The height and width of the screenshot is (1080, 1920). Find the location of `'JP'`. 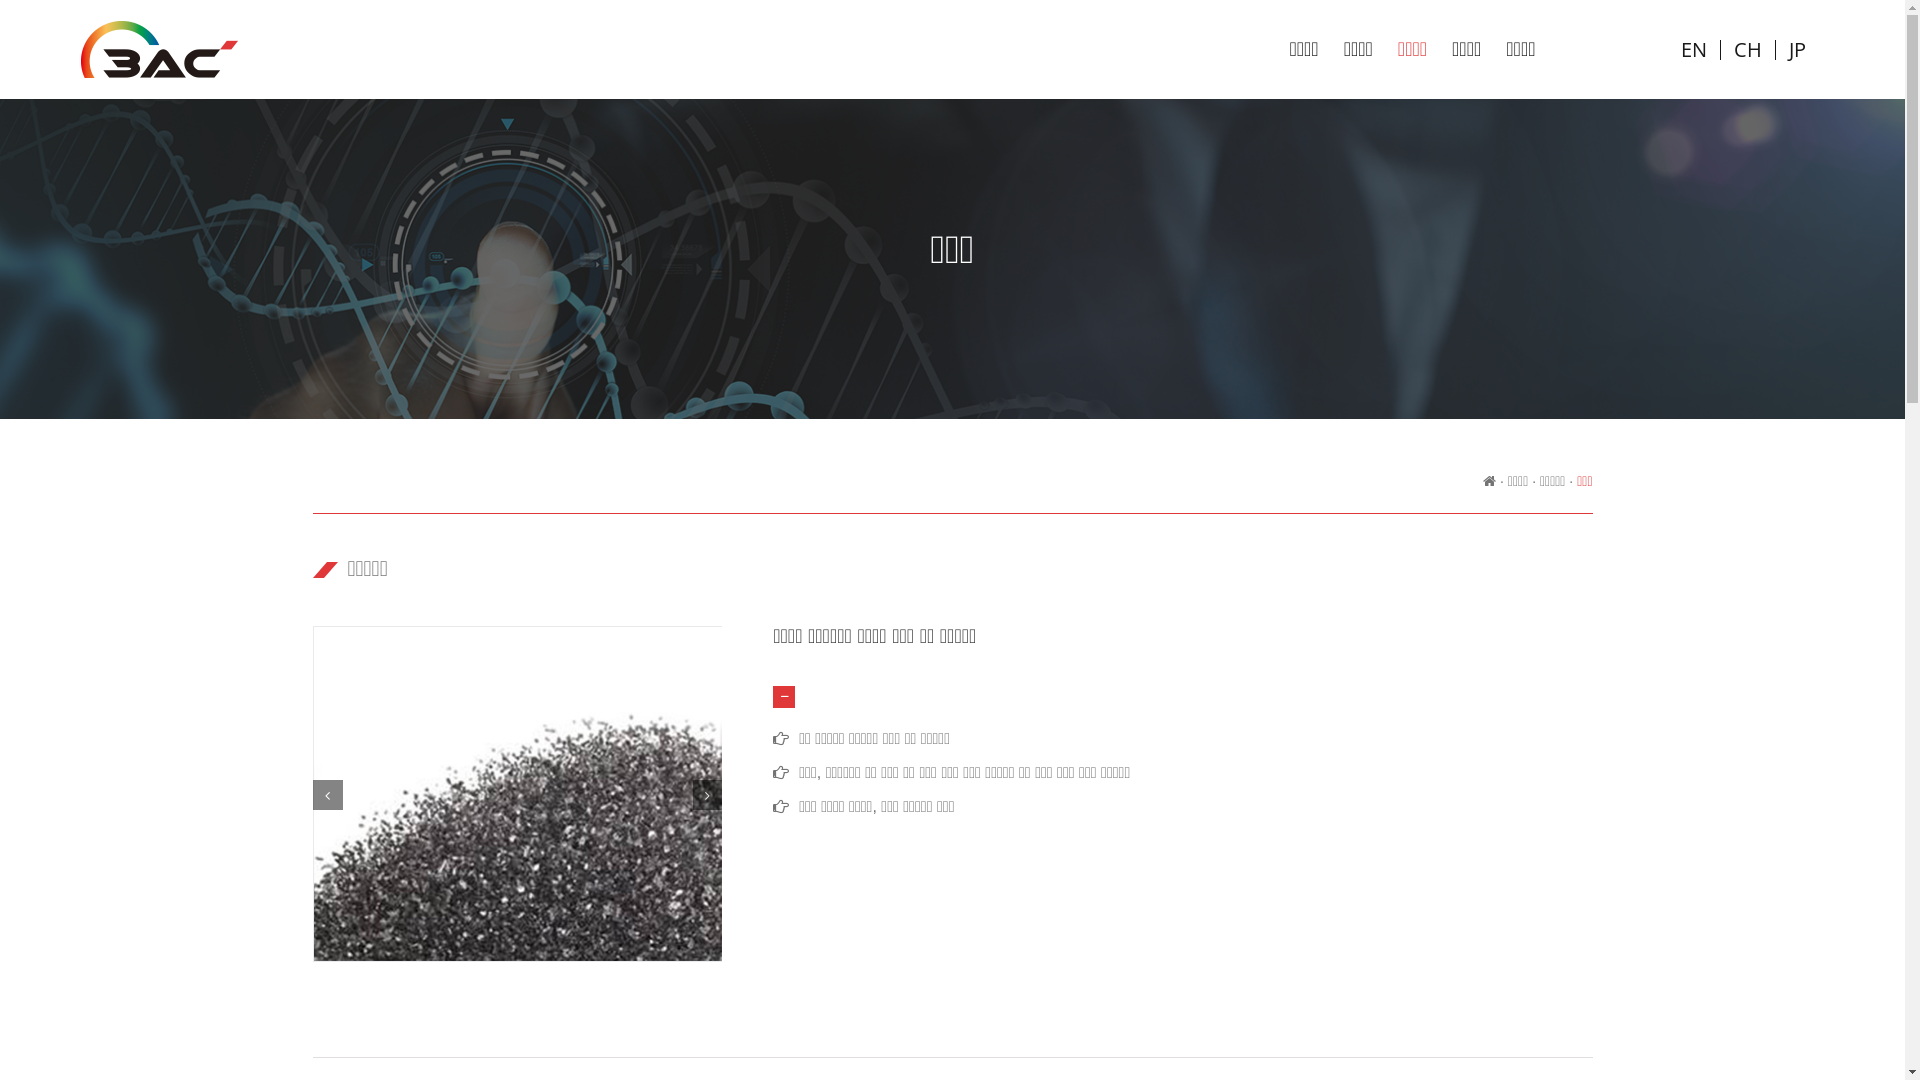

'JP' is located at coordinates (1797, 49).